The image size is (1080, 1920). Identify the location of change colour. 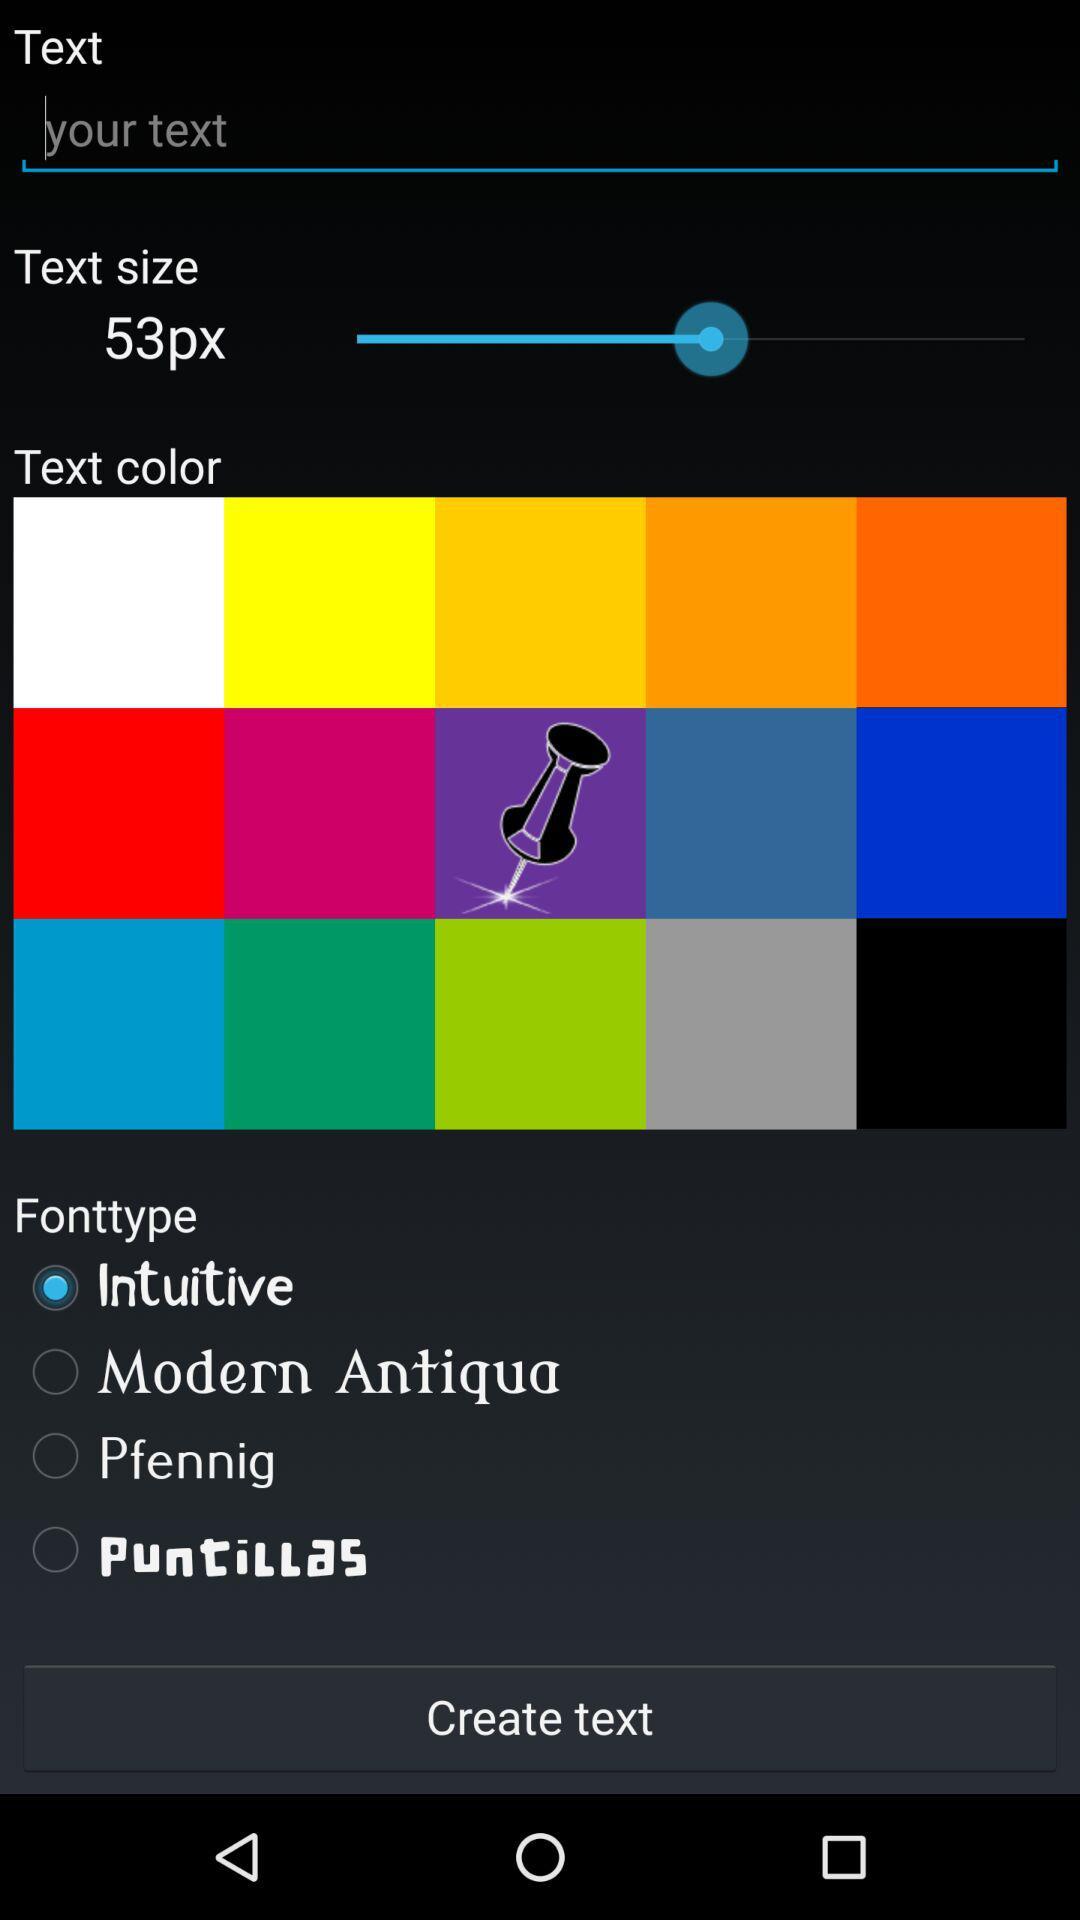
(118, 813).